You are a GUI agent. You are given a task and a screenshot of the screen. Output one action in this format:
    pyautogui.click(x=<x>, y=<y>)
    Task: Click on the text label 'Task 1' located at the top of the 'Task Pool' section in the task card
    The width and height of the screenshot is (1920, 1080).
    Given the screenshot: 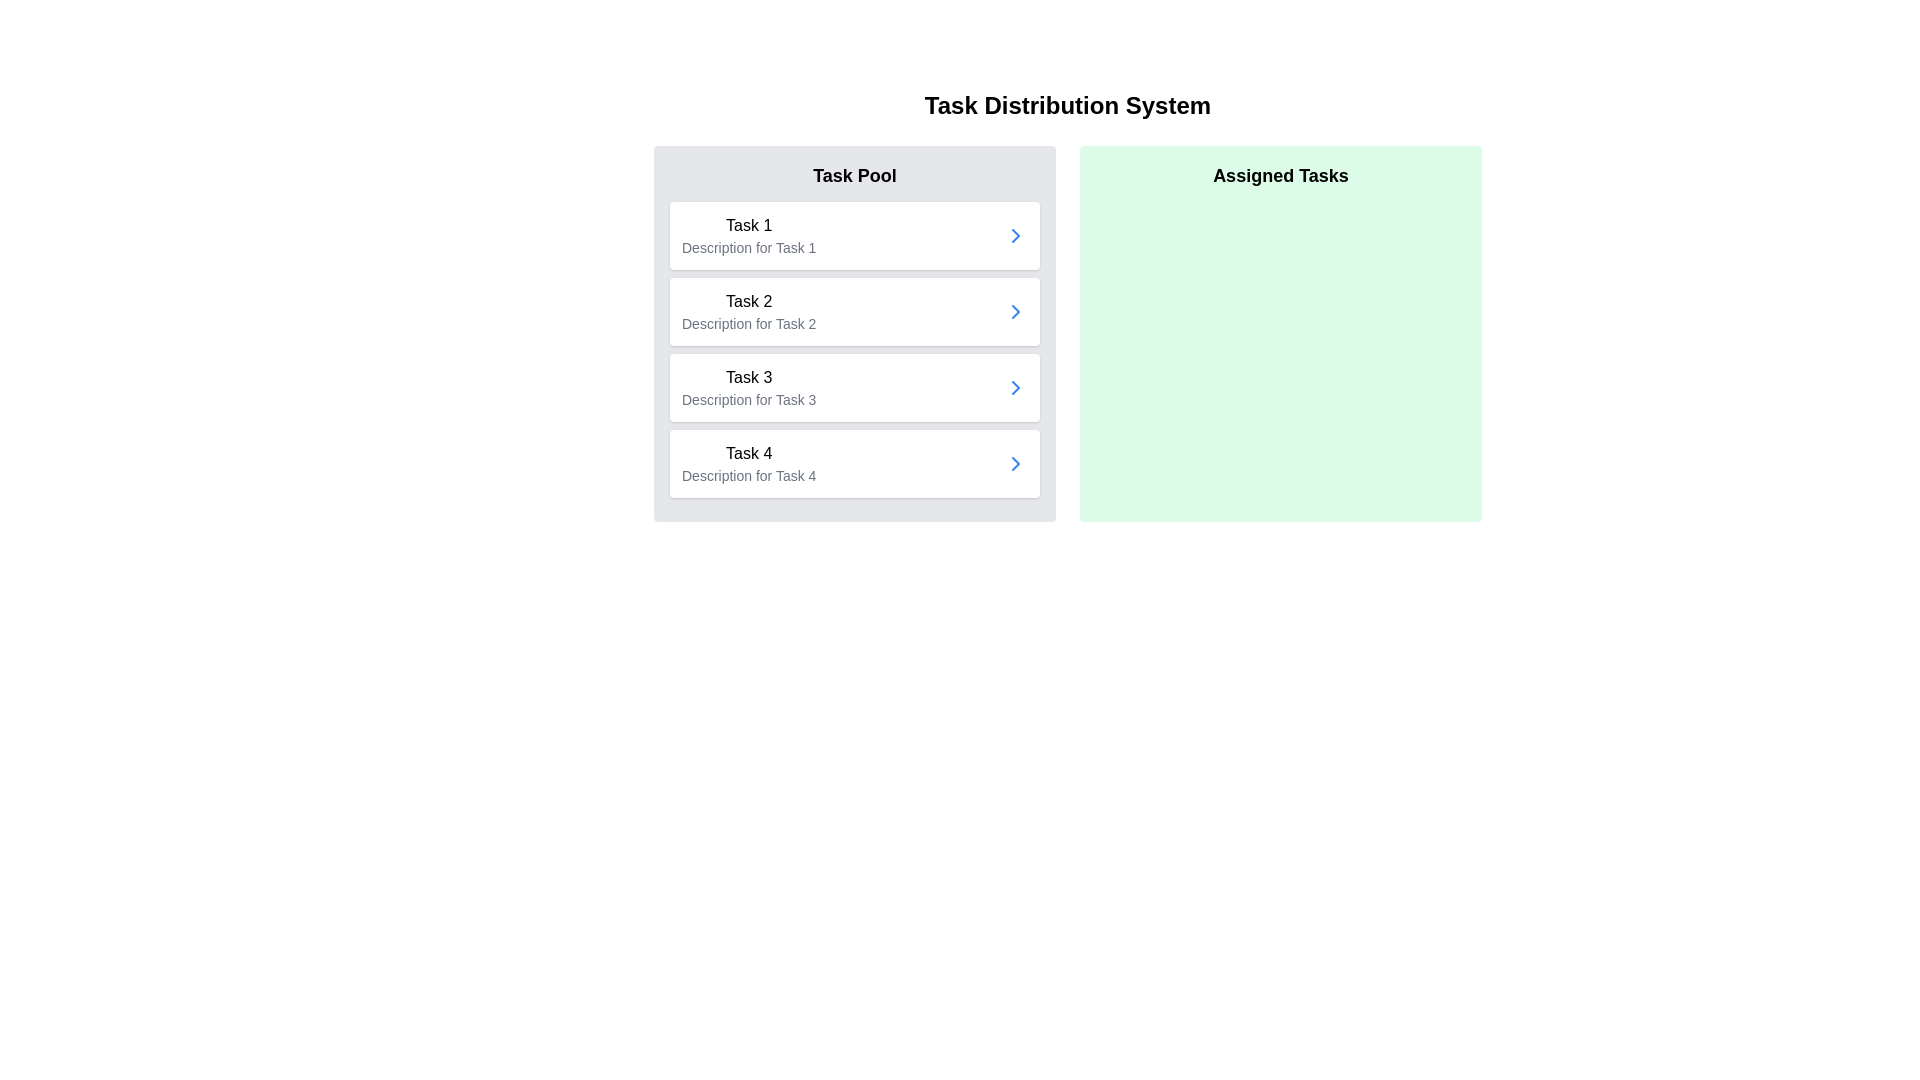 What is the action you would take?
    pyautogui.click(x=748, y=225)
    